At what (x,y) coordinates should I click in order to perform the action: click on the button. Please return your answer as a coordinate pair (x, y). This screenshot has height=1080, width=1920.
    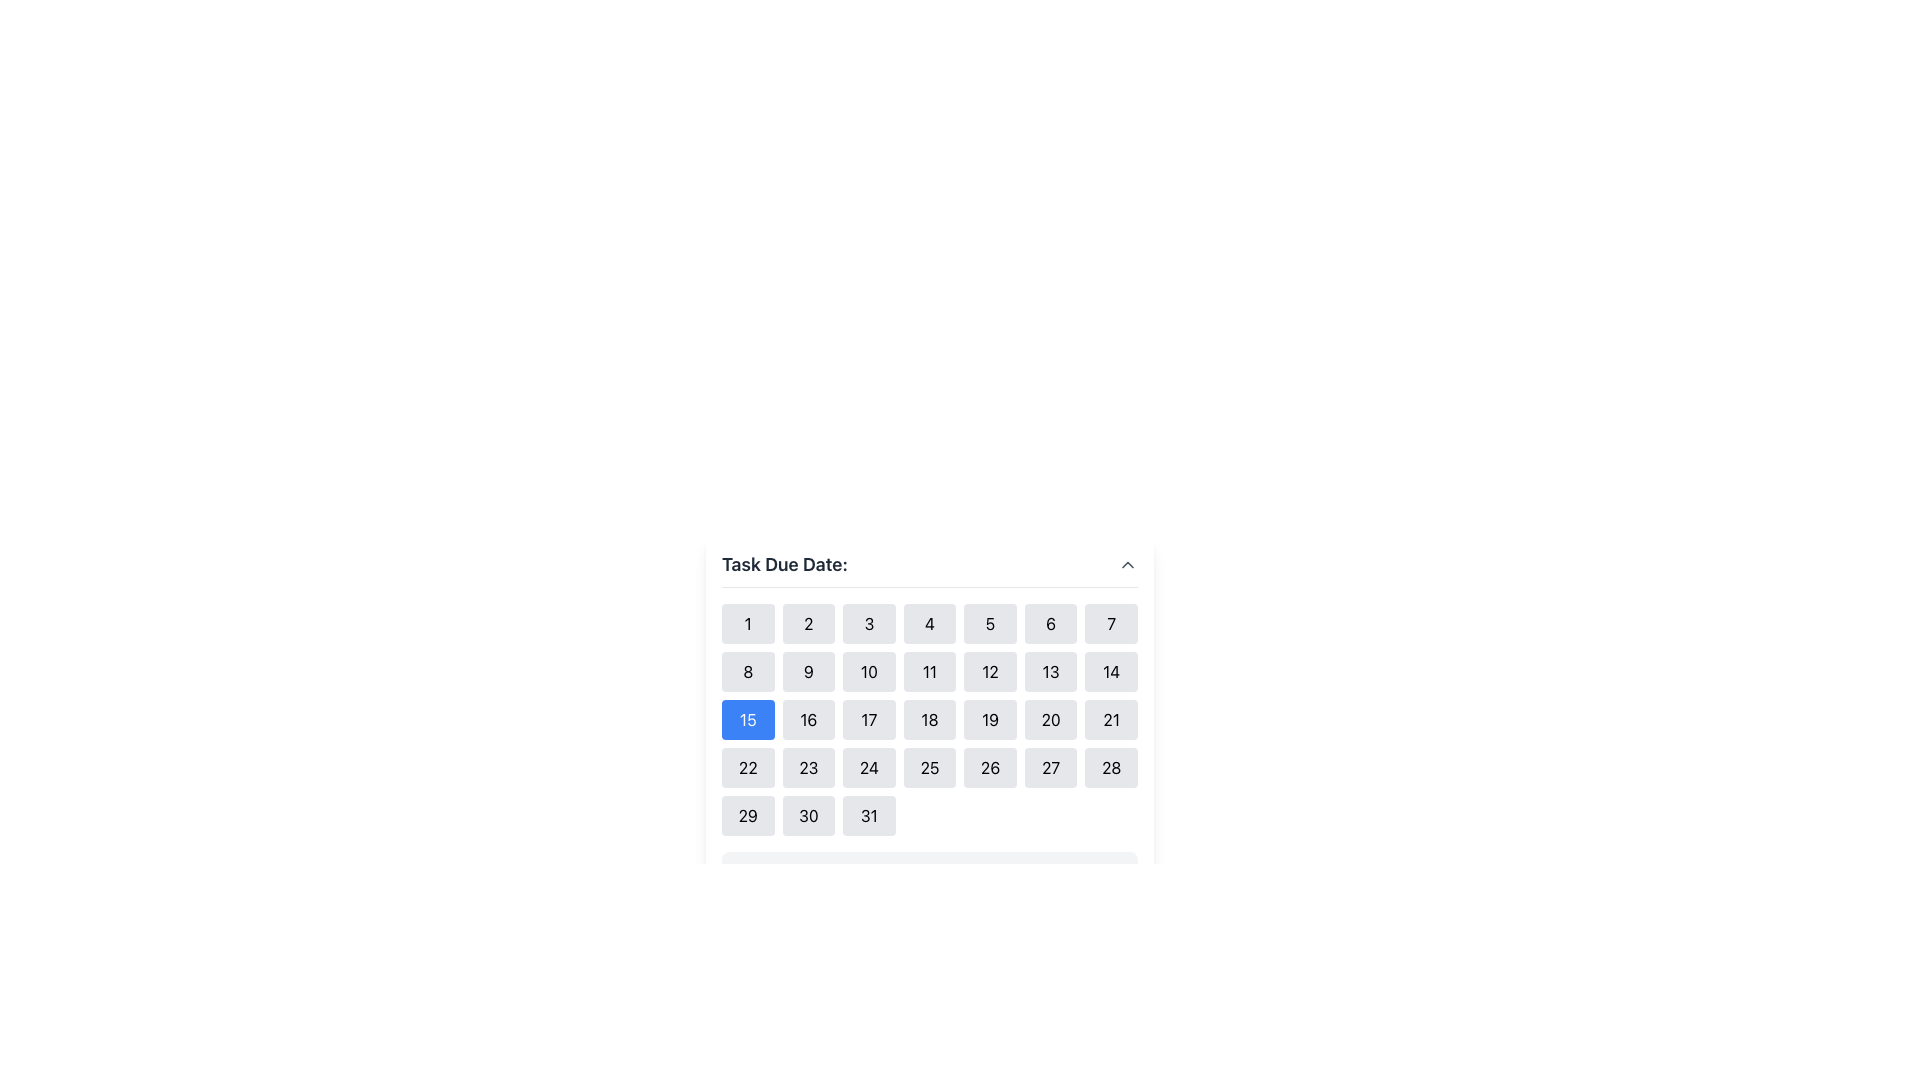
    Looking at the image, I should click on (929, 720).